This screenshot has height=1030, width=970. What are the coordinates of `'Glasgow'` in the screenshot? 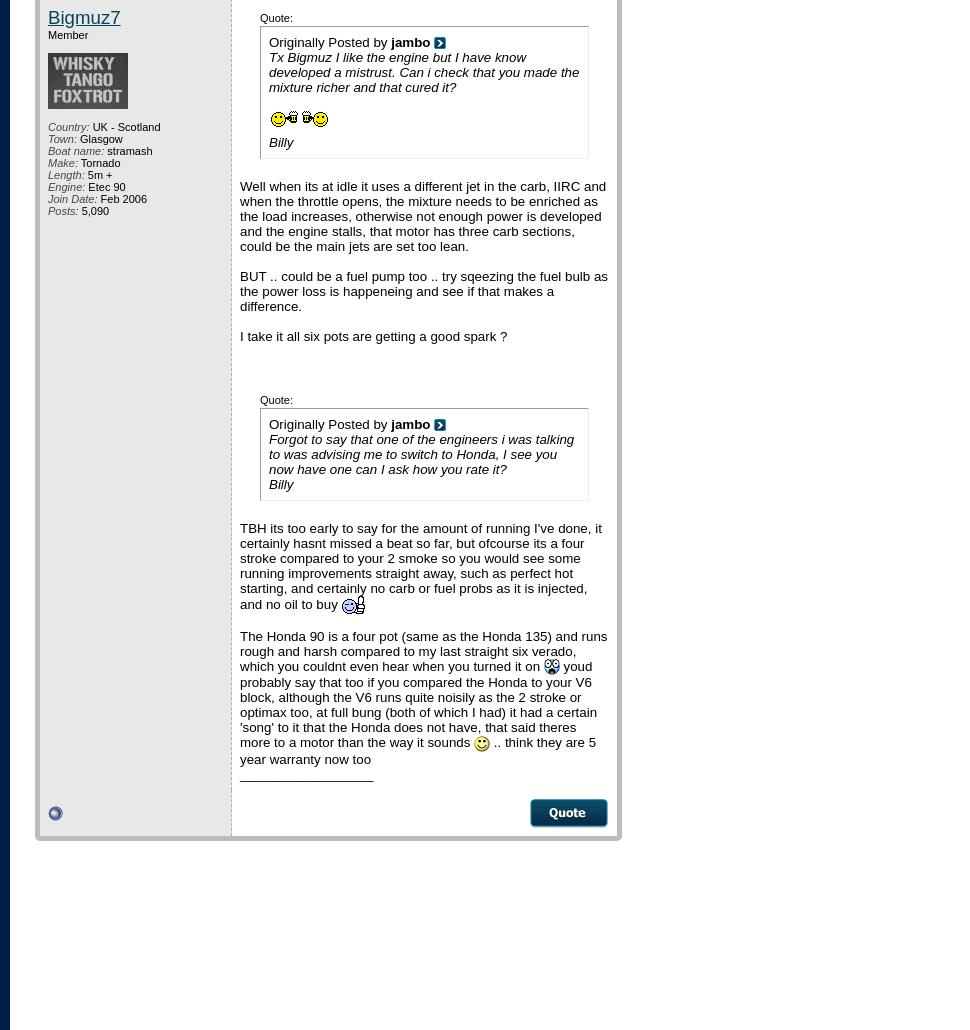 It's located at (99, 137).